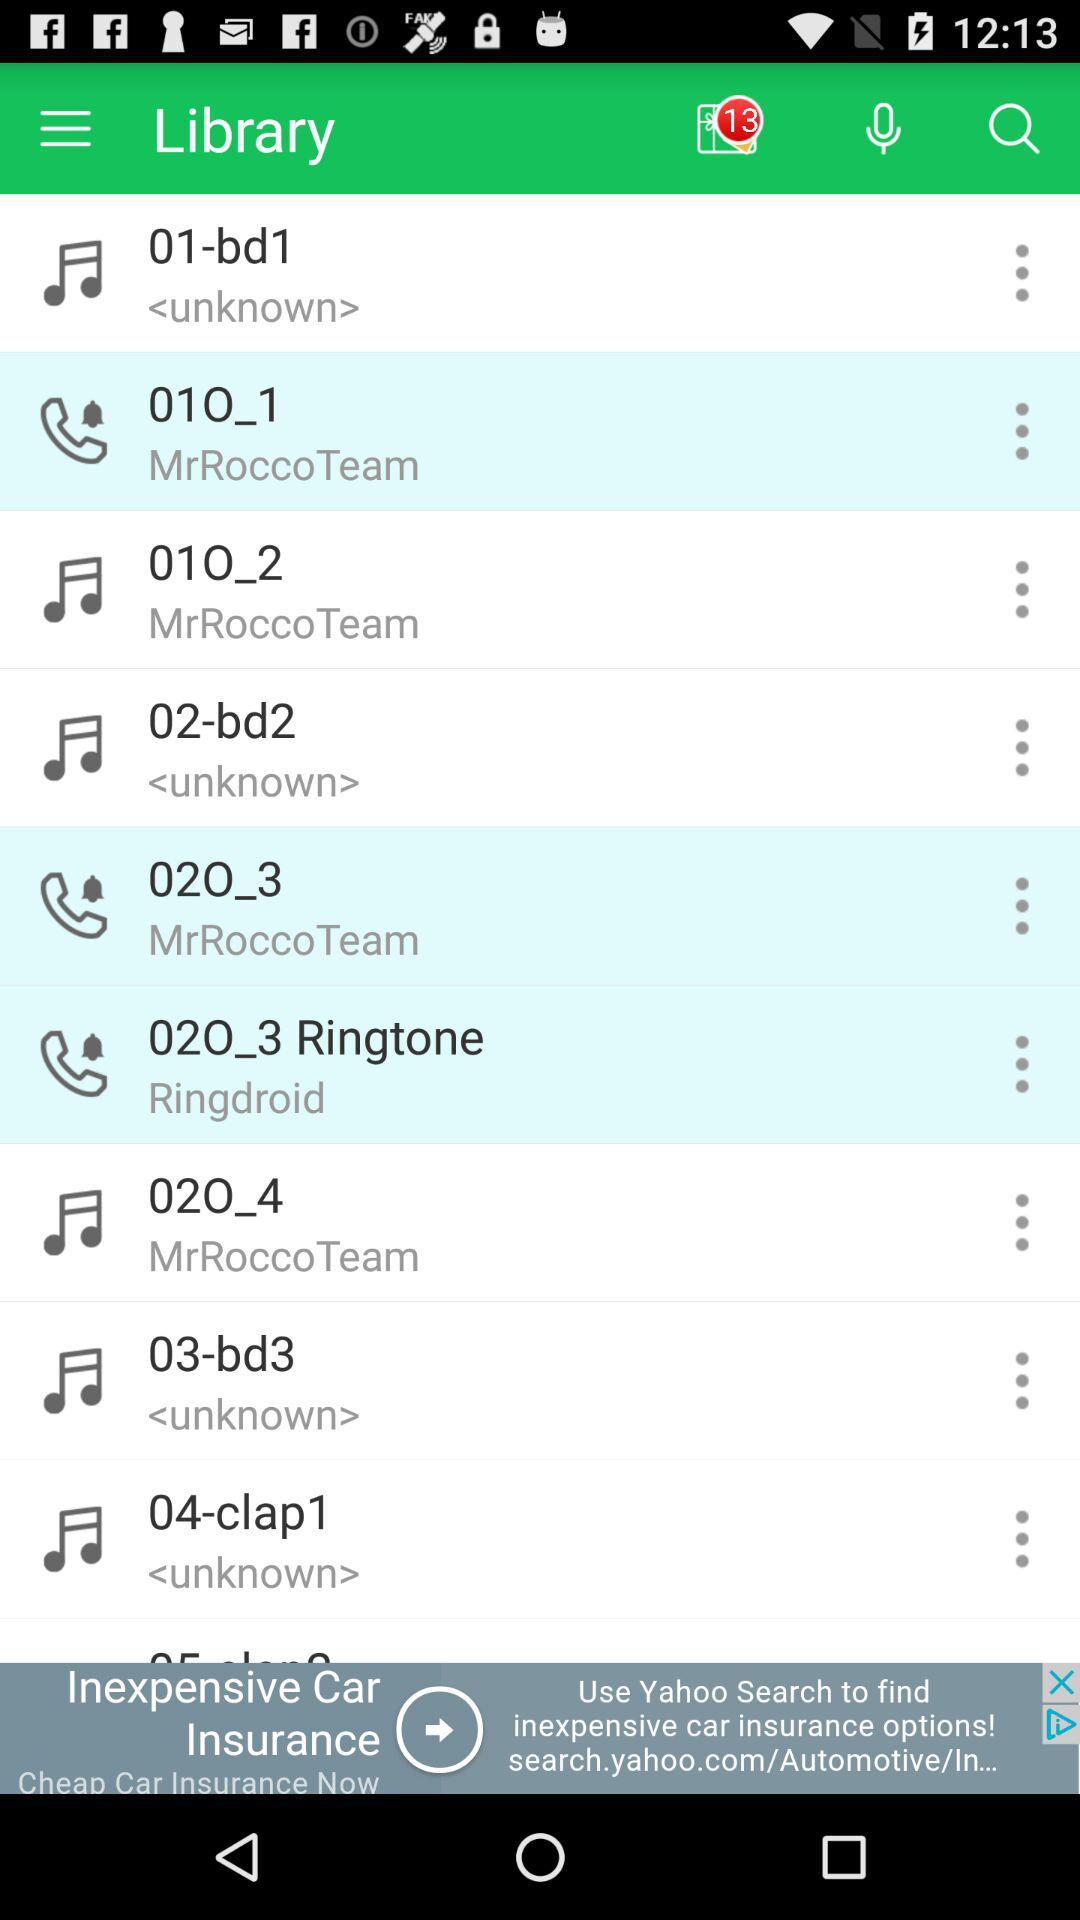  What do you see at coordinates (540, 1727) in the screenshot?
I see `make advertisement` at bounding box center [540, 1727].